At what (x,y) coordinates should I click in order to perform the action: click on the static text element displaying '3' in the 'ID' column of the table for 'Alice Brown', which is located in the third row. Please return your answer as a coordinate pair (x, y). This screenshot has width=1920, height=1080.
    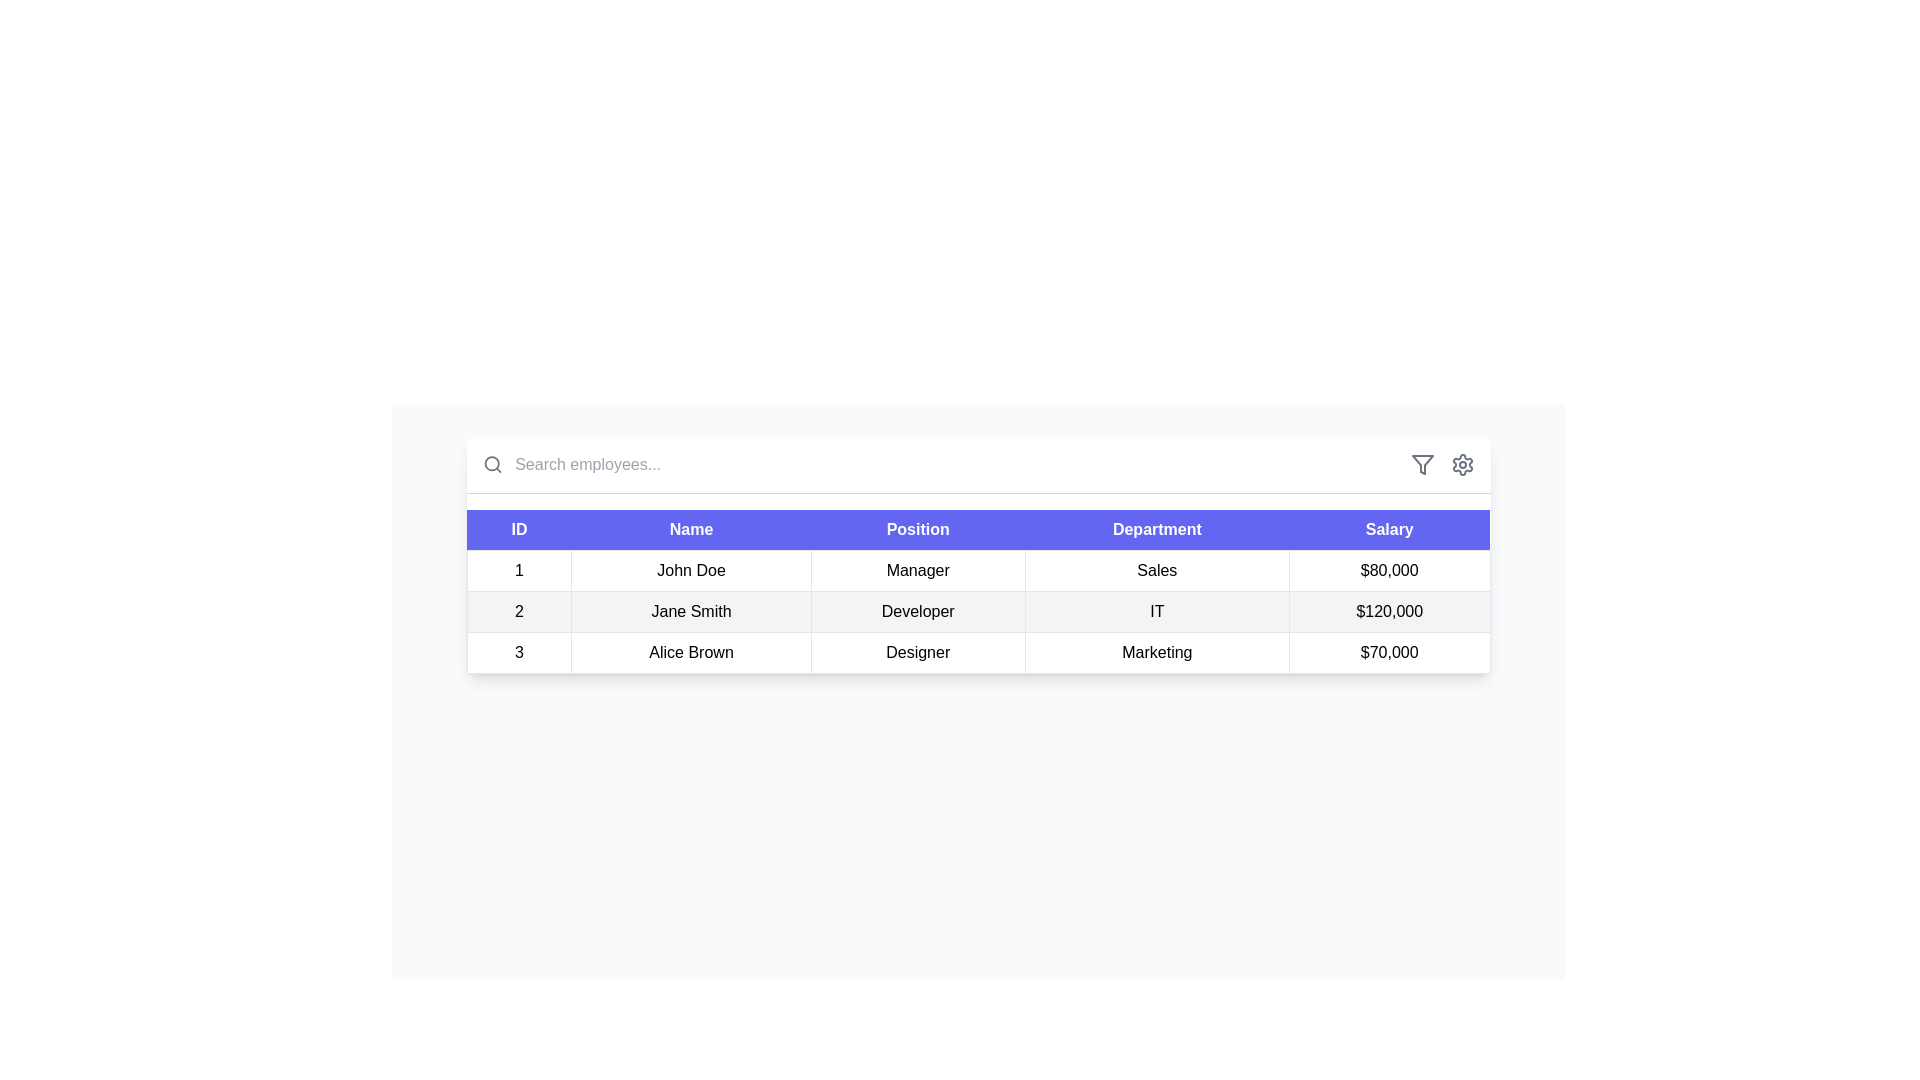
    Looking at the image, I should click on (519, 652).